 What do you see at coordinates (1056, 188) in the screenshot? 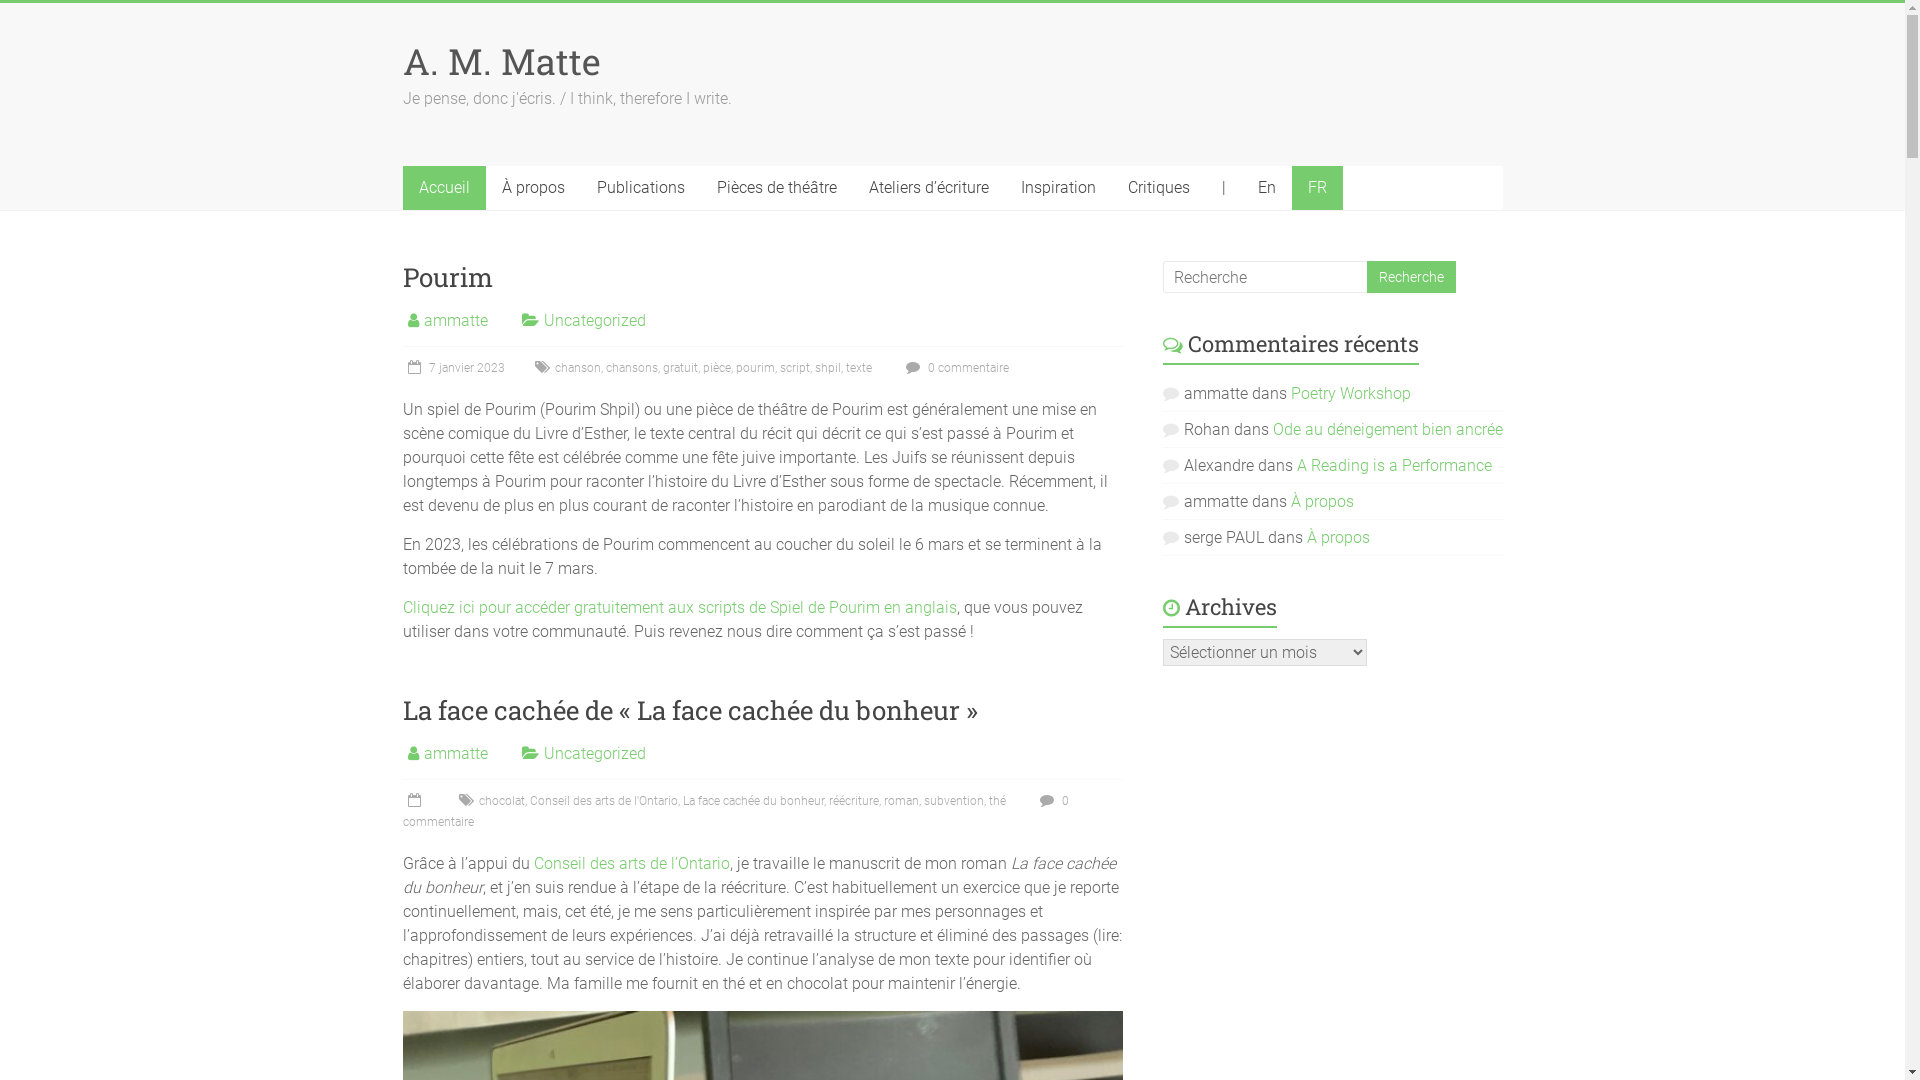
I see `'Inspiration'` at bounding box center [1056, 188].